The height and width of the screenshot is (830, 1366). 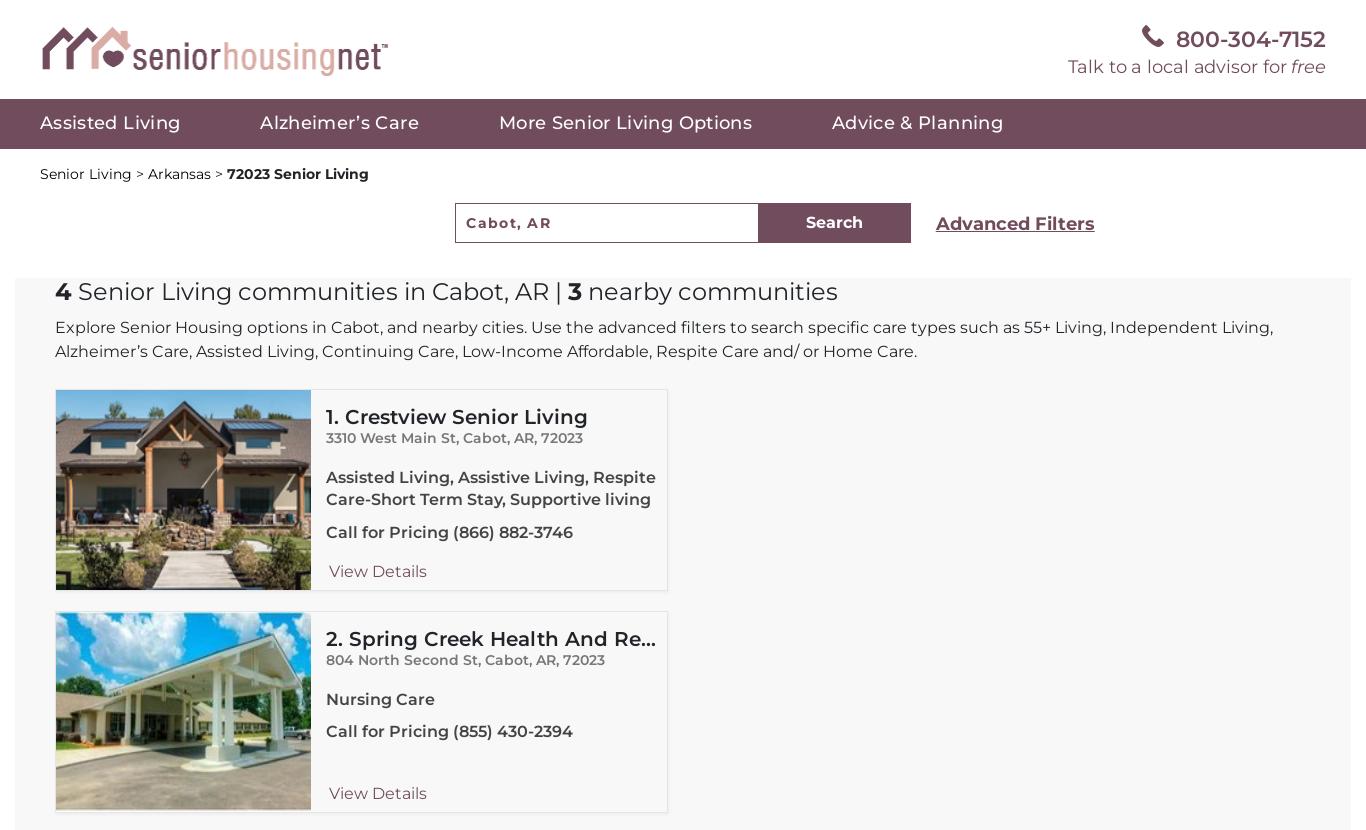 I want to click on 'Assisted Living', so click(x=109, y=123).